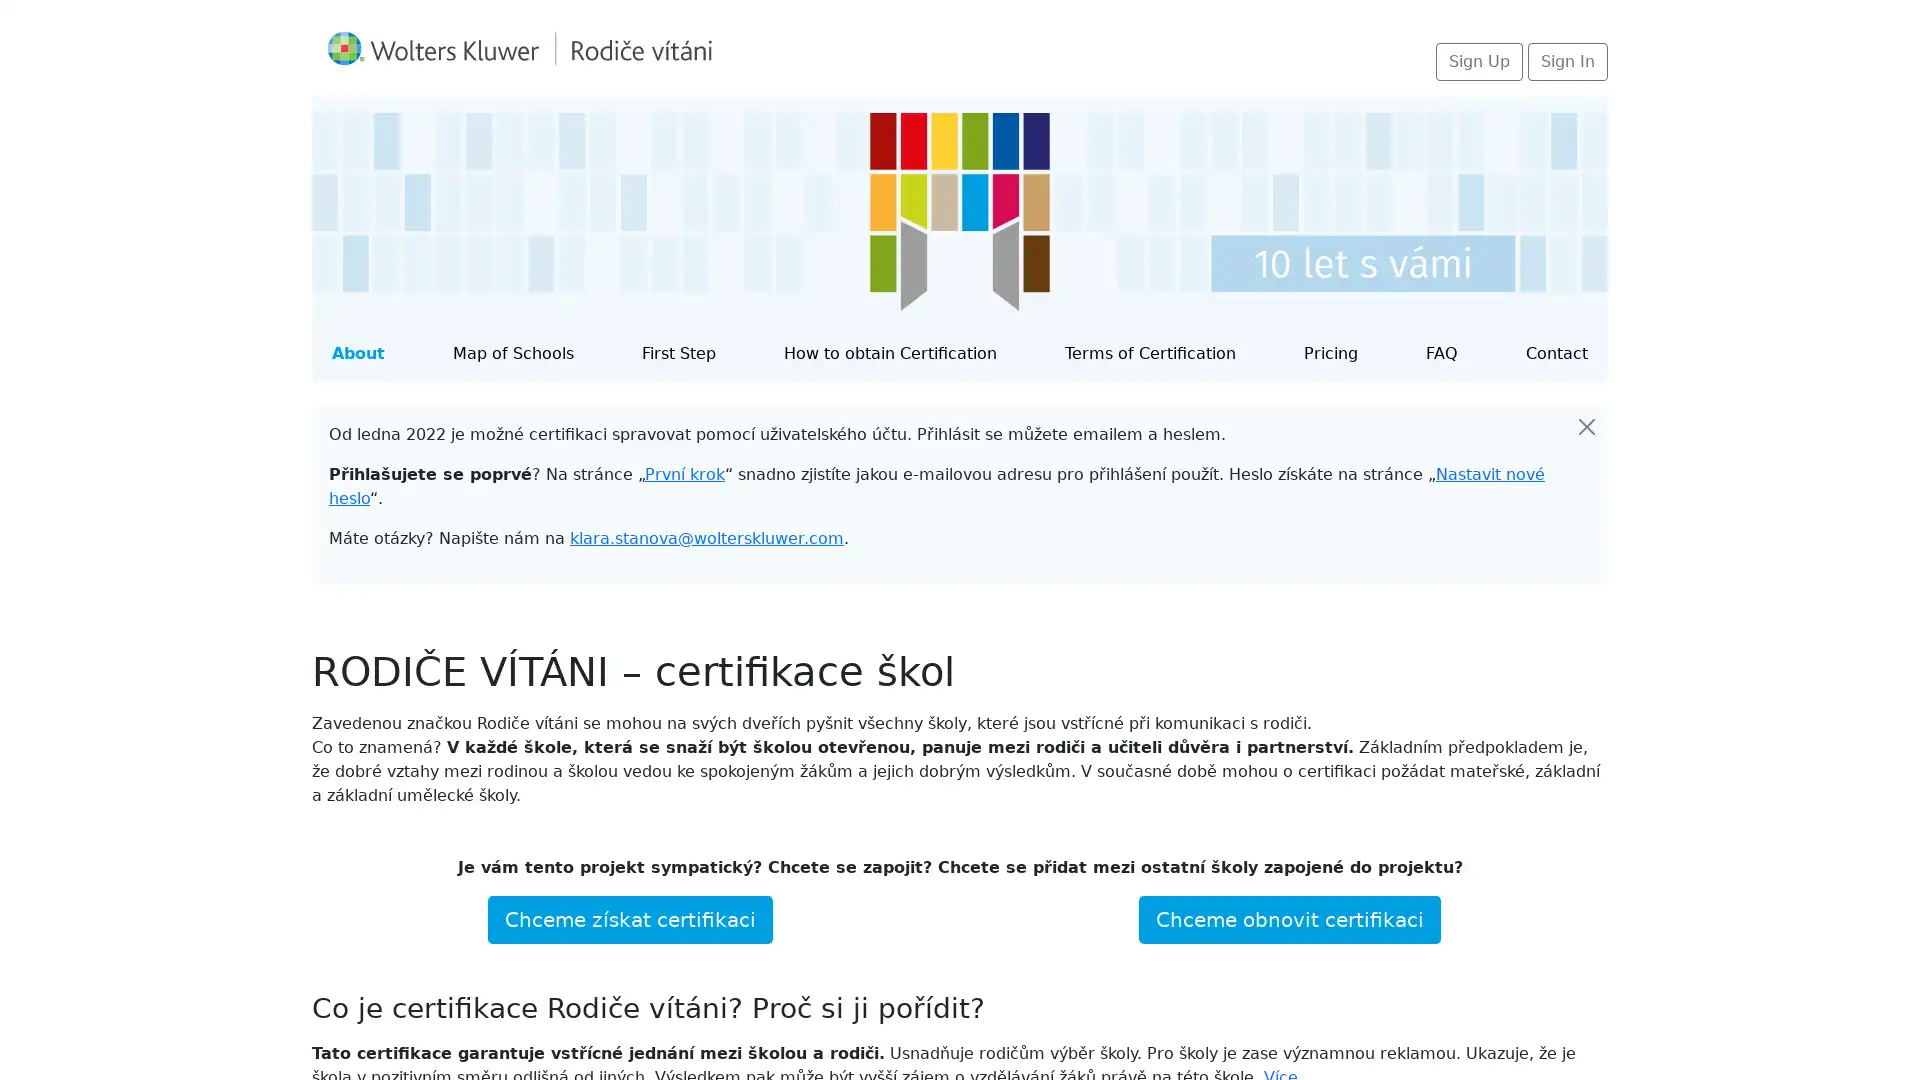 The image size is (1920, 1080). I want to click on Close, so click(1586, 426).